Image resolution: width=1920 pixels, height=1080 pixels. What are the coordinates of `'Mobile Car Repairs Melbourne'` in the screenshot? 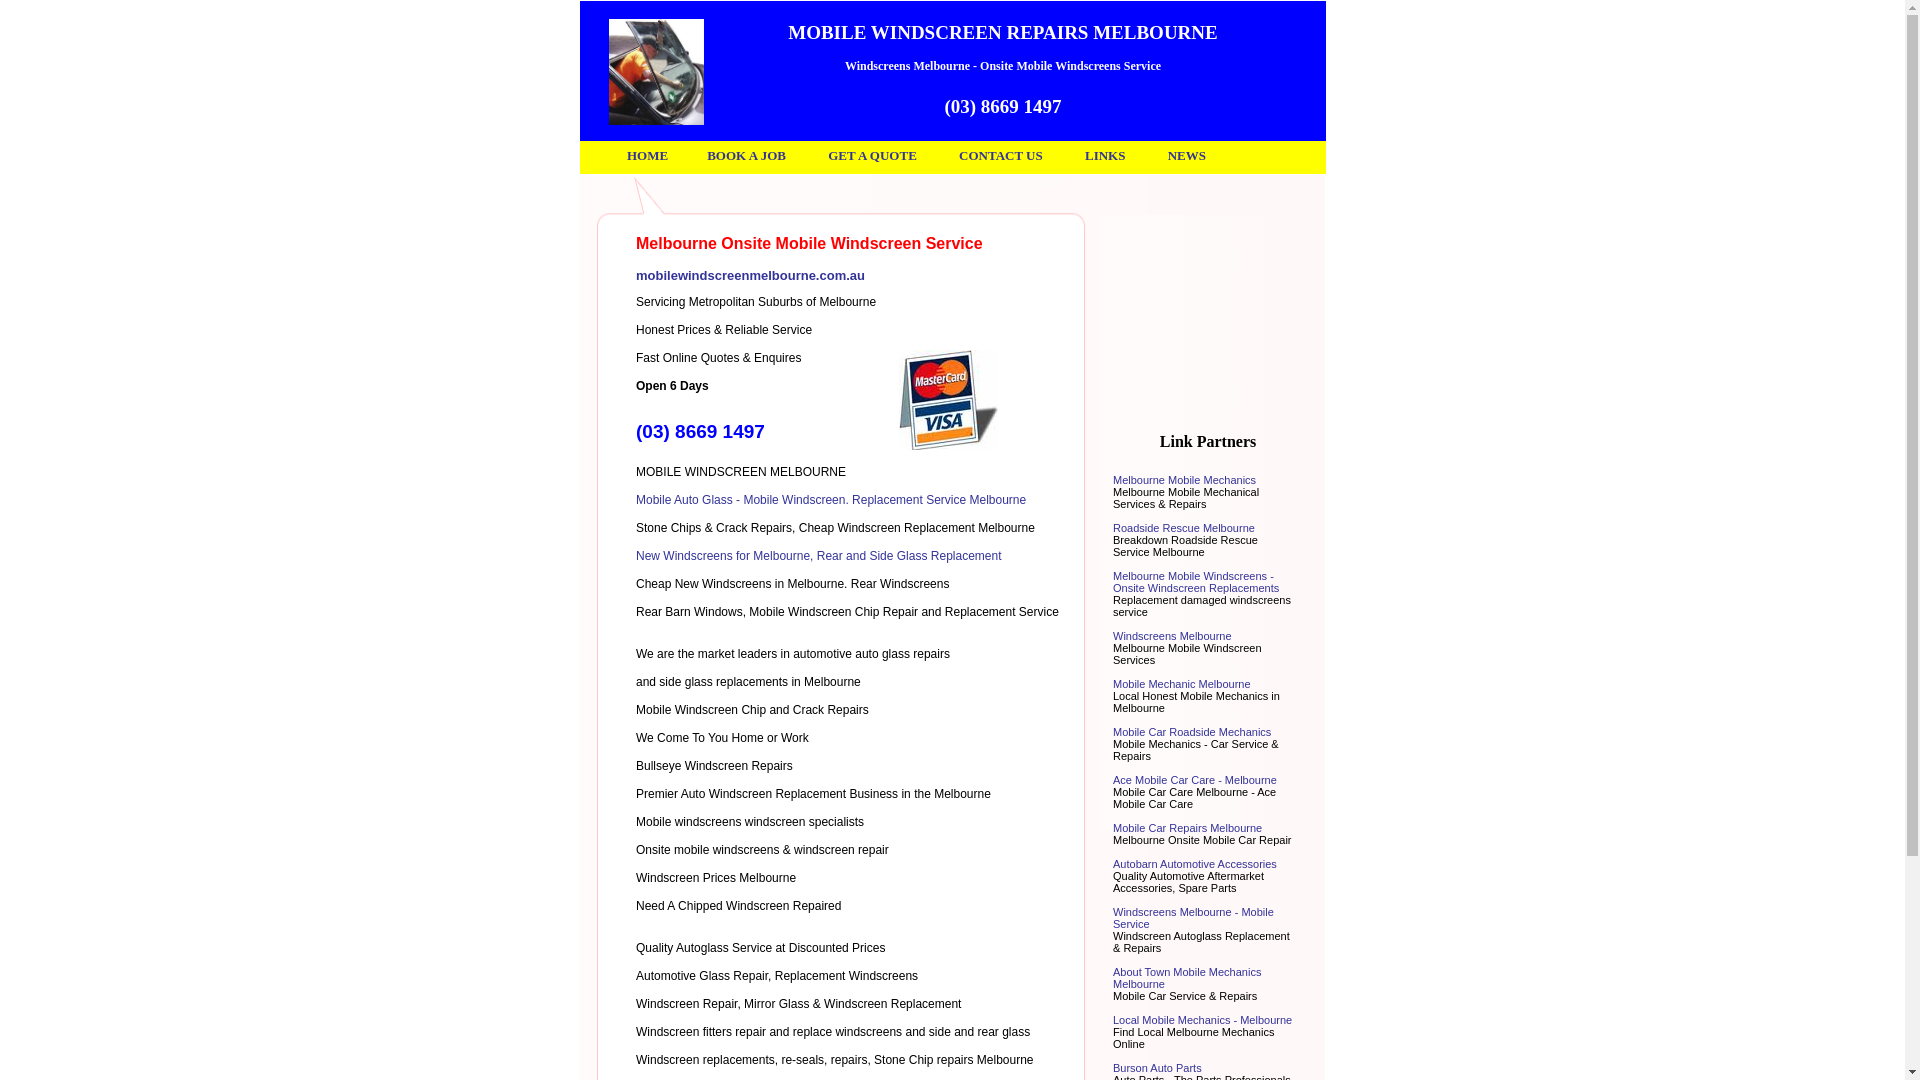 It's located at (1112, 828).